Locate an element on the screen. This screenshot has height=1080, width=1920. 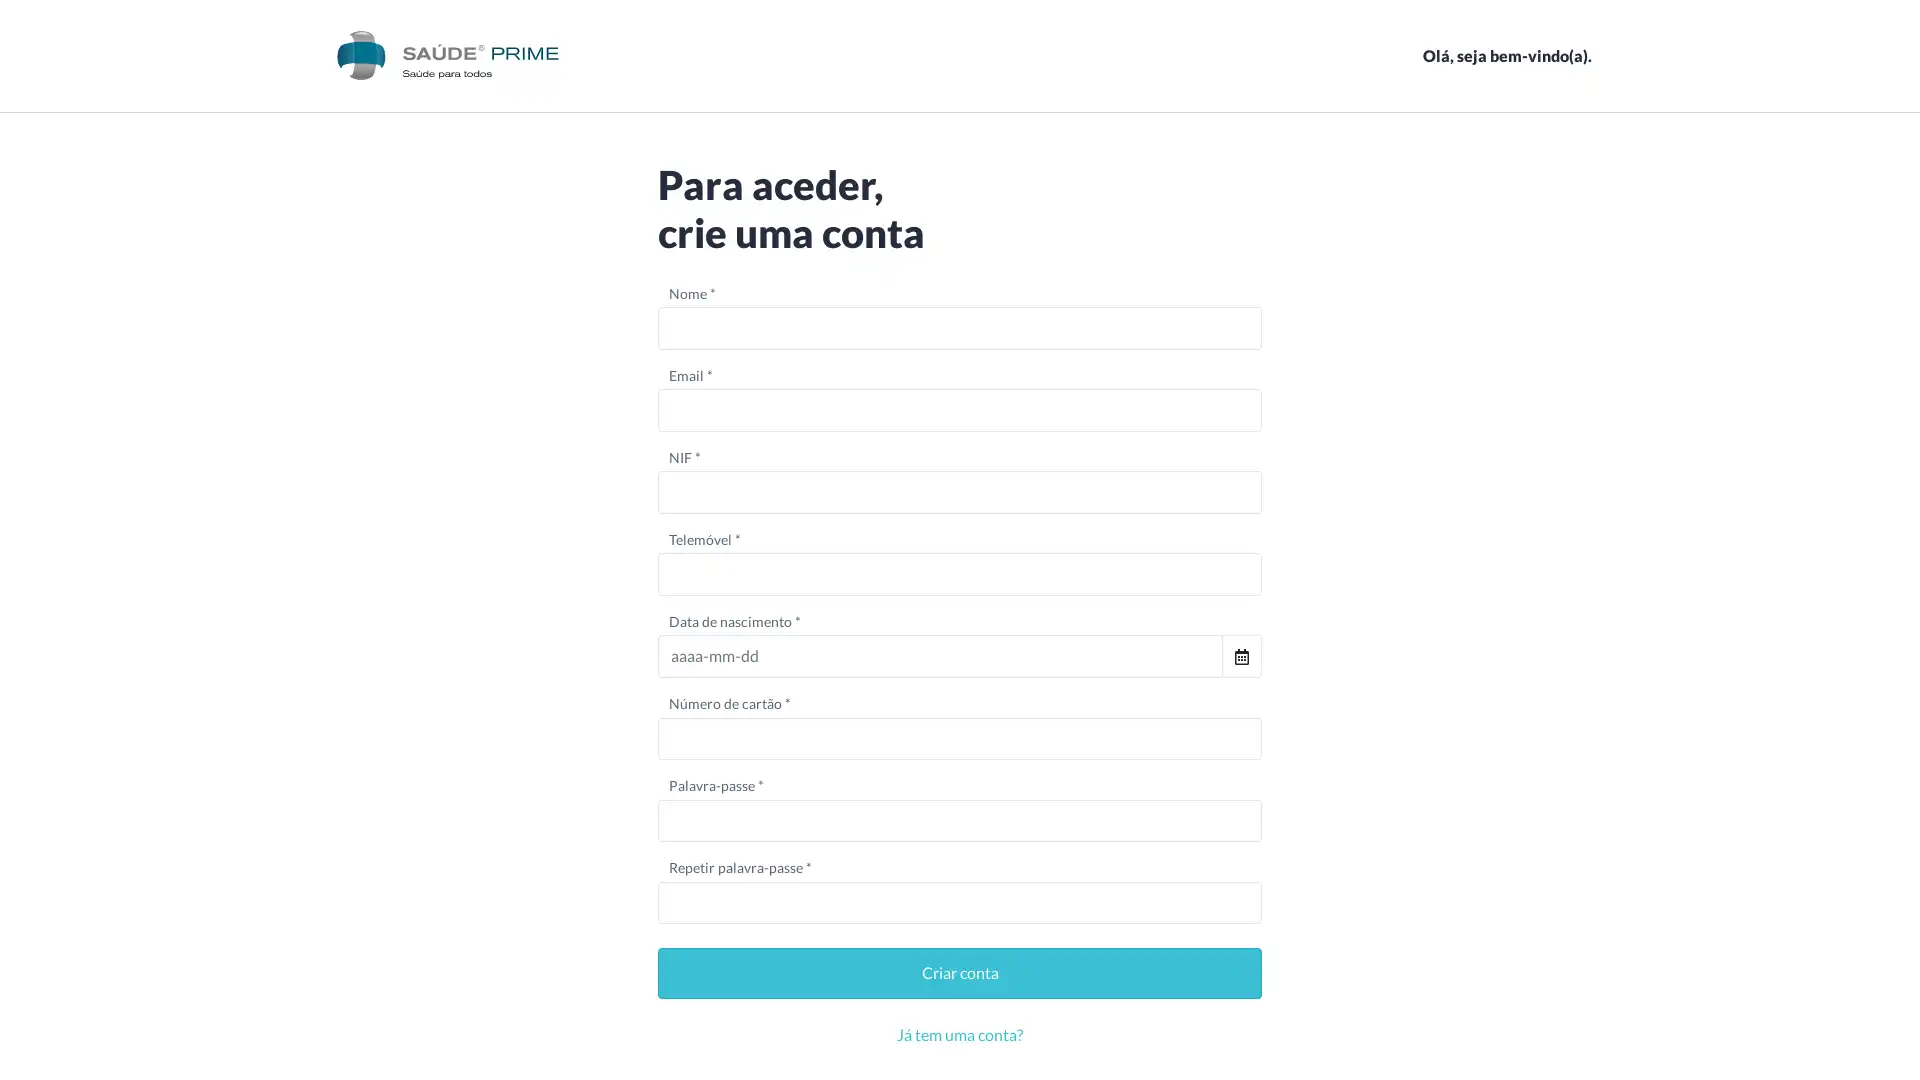
Criar conta is located at coordinates (960, 972).